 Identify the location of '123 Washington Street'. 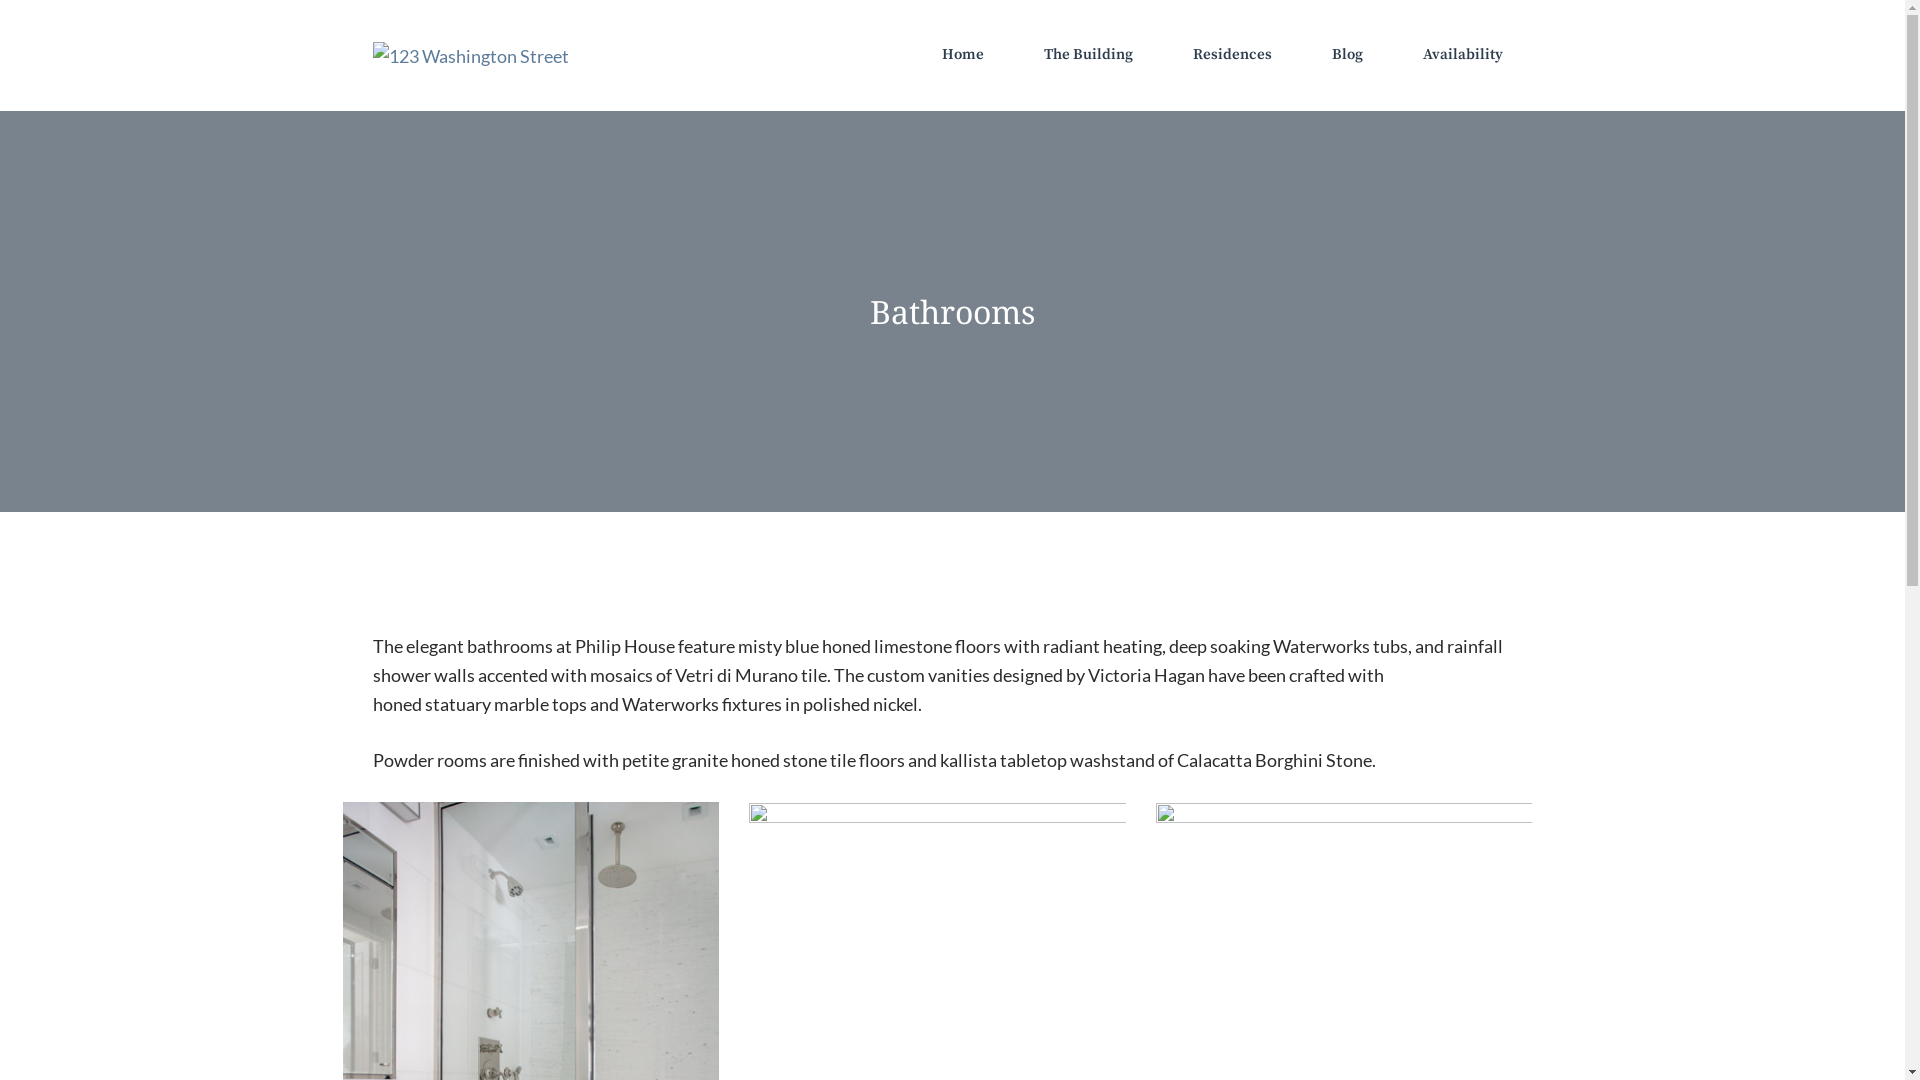
(469, 53).